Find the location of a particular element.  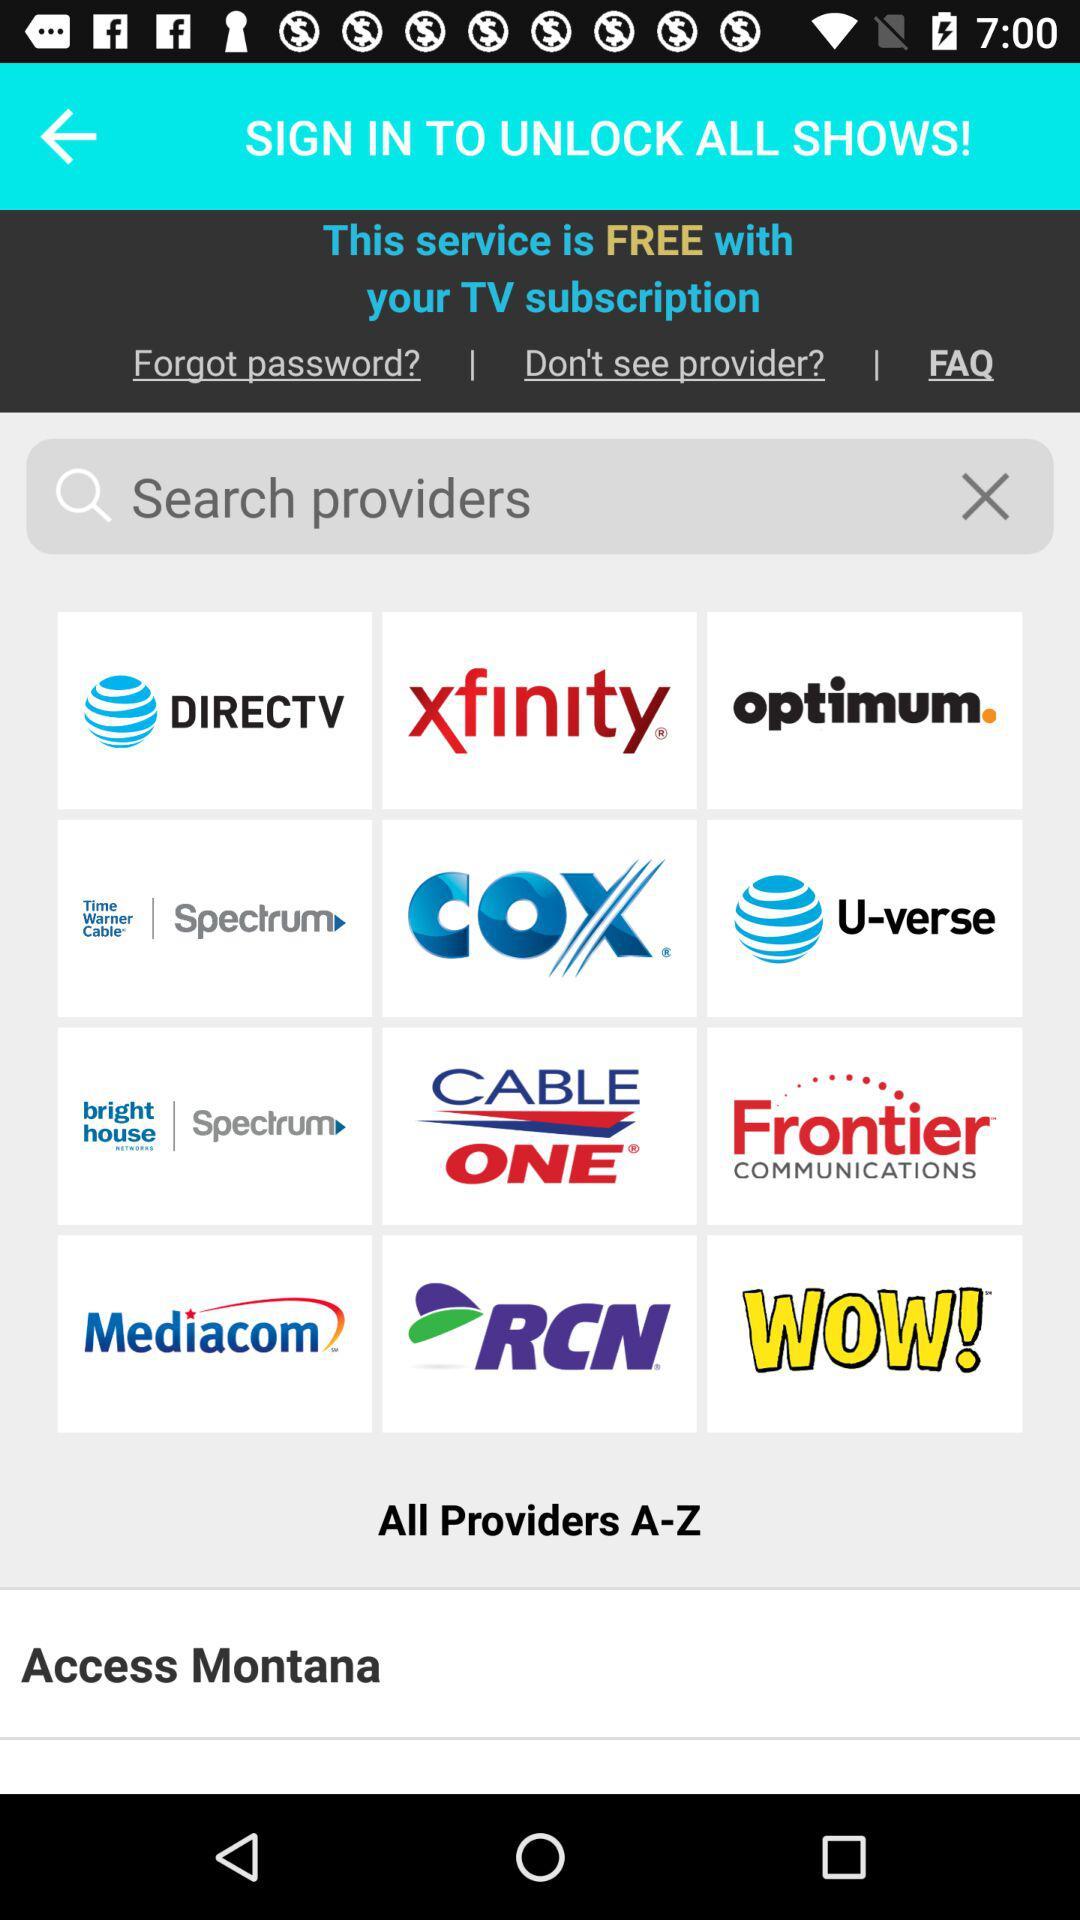

item to the left of the | item is located at coordinates (252, 361).